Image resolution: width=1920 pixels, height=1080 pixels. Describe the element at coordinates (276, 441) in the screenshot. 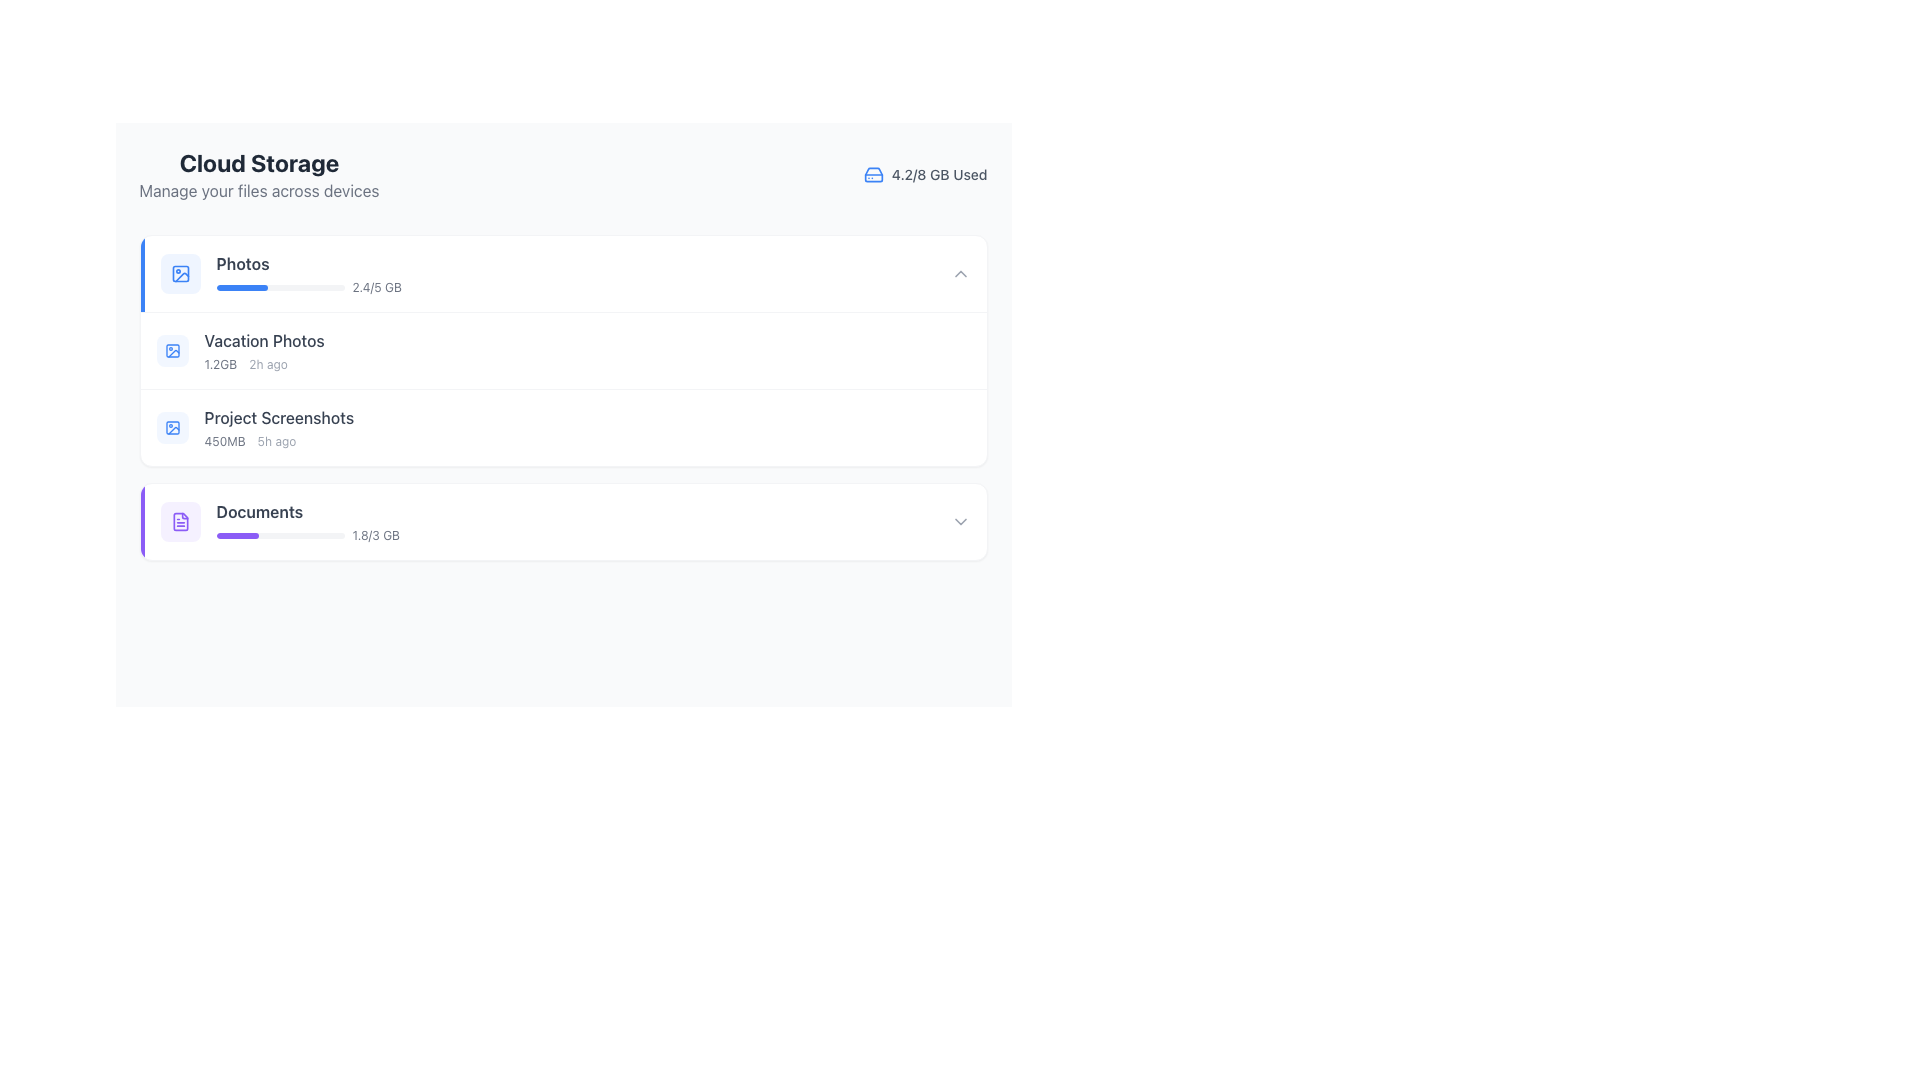

I see `the timestamp text label in the 'Project Screenshots' section of the 'Cloud Storage' interface, which indicates when the file was last modified or added` at that location.